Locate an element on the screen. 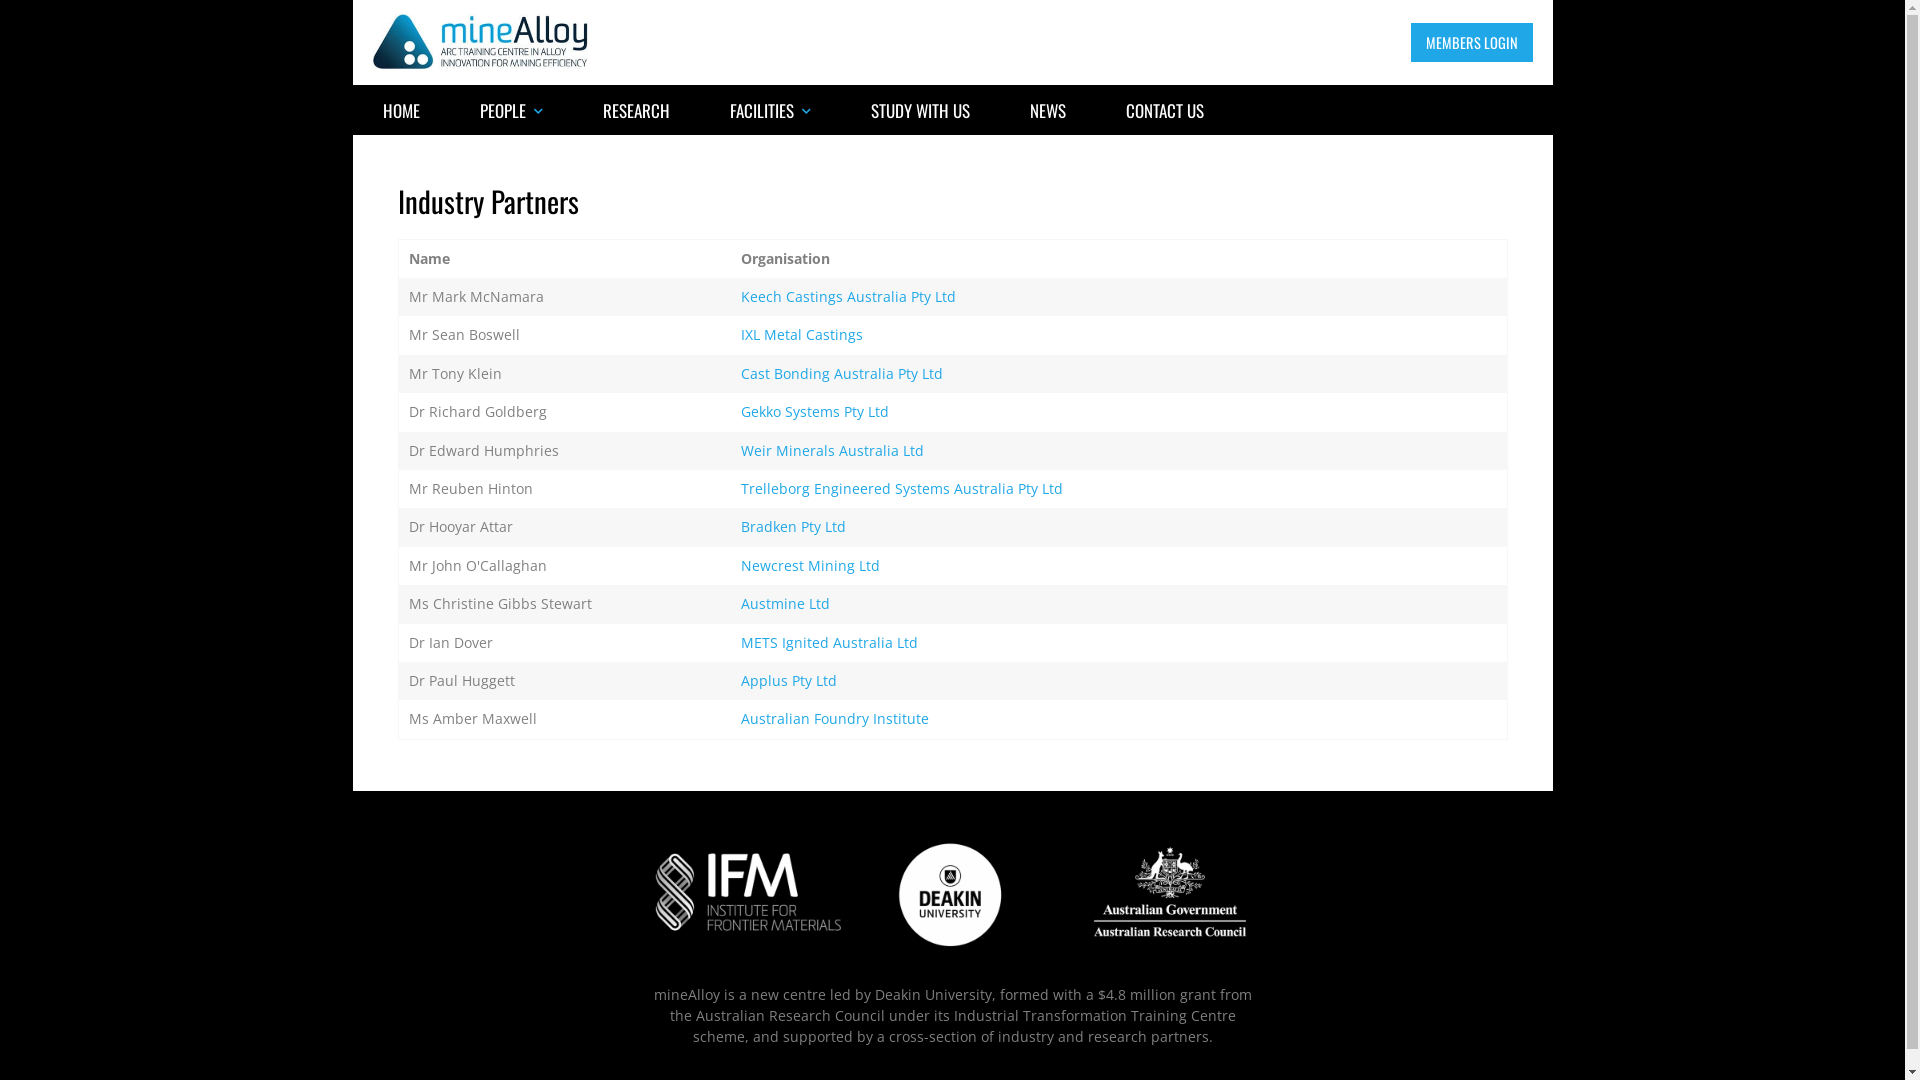 The width and height of the screenshot is (1920, 1080). 'CONTACT US' is located at coordinates (1094, 110).